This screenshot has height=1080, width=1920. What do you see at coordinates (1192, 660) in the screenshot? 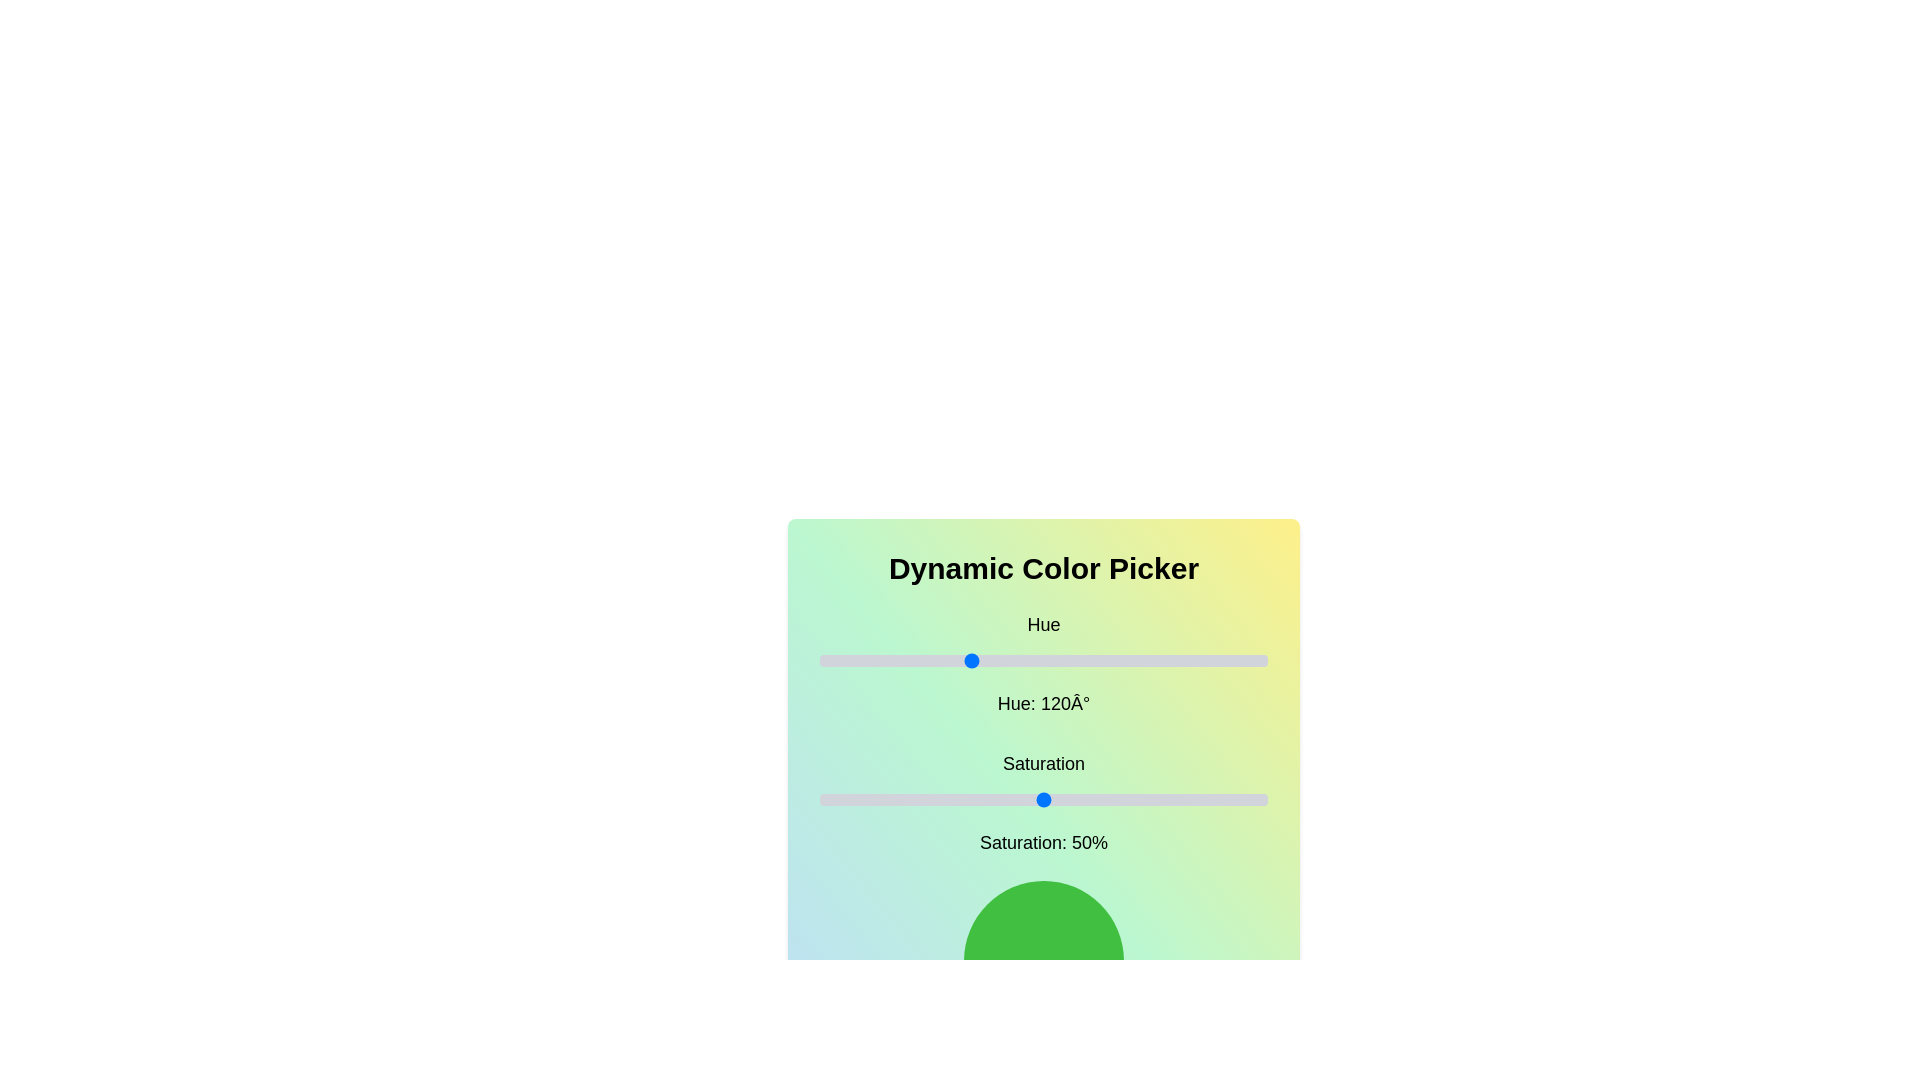
I see `the hue slider to set the hue to 299` at bounding box center [1192, 660].